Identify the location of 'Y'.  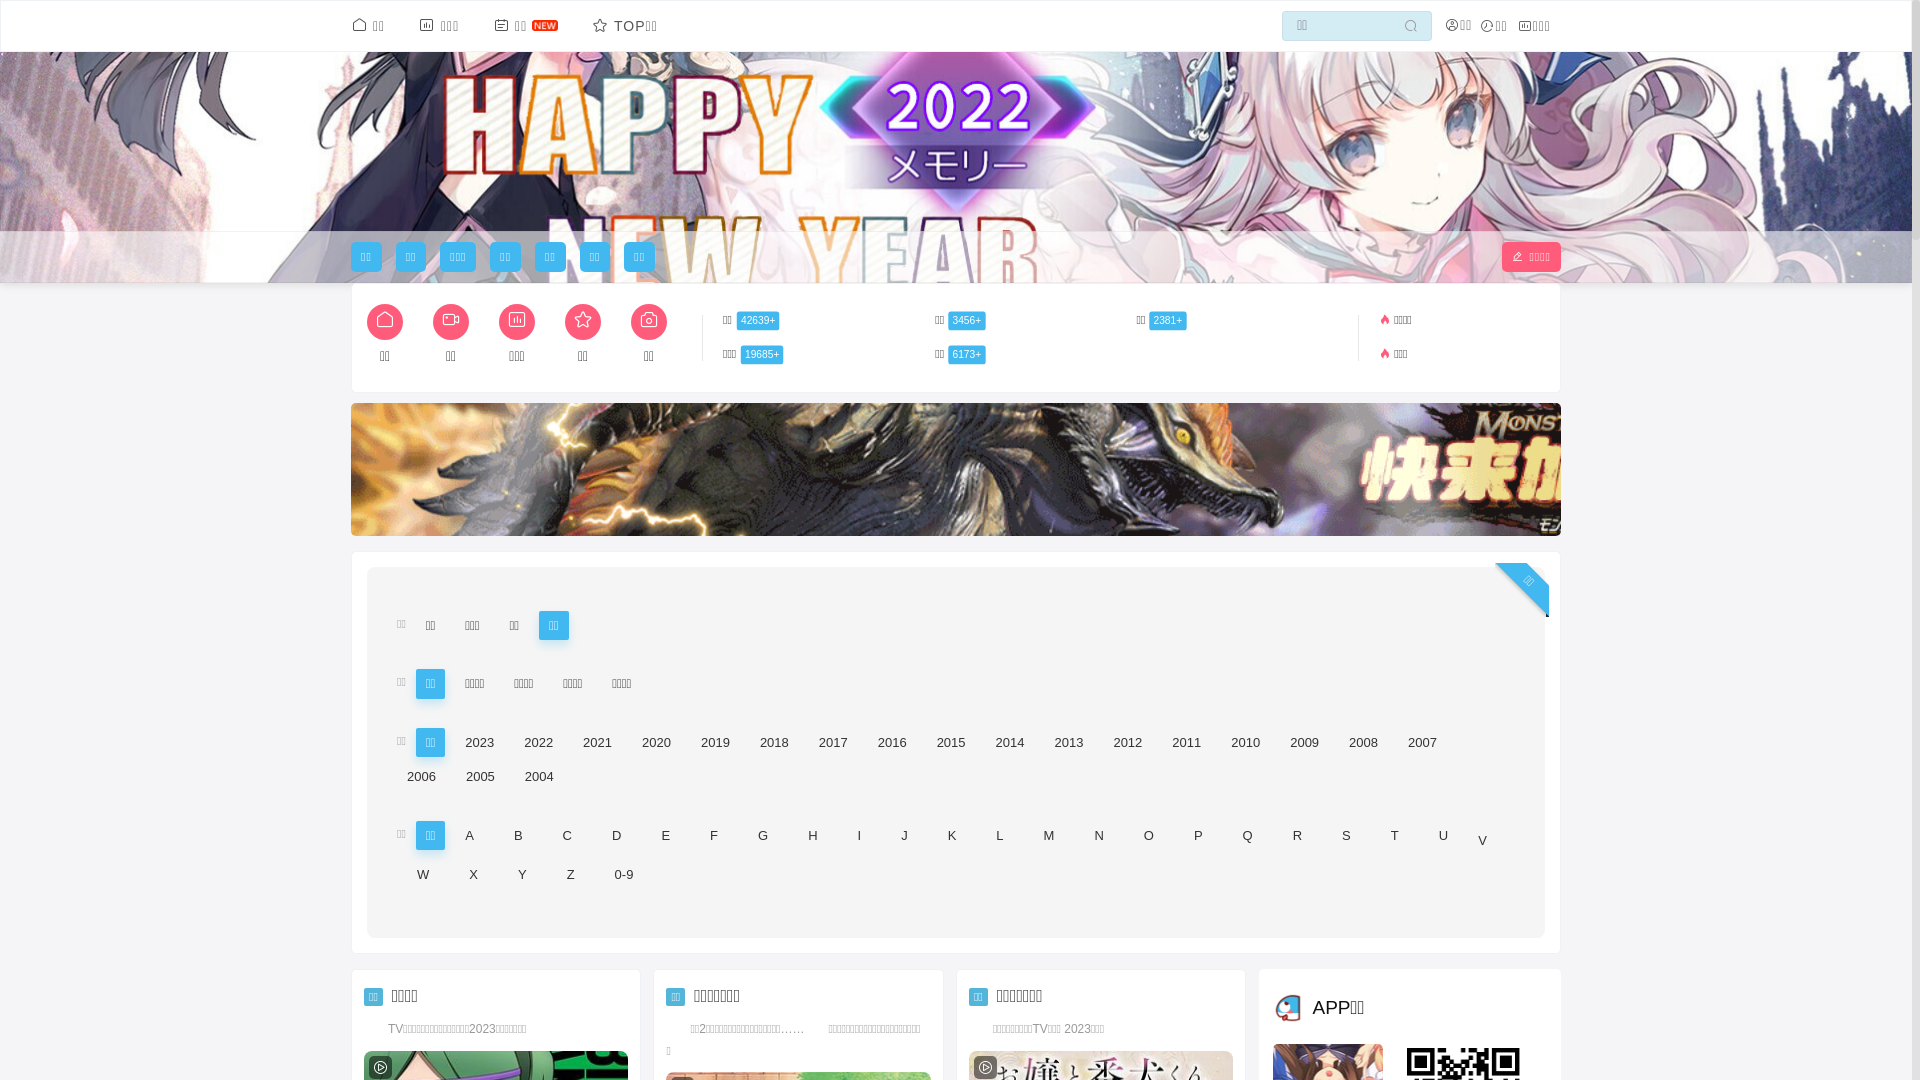
(522, 873).